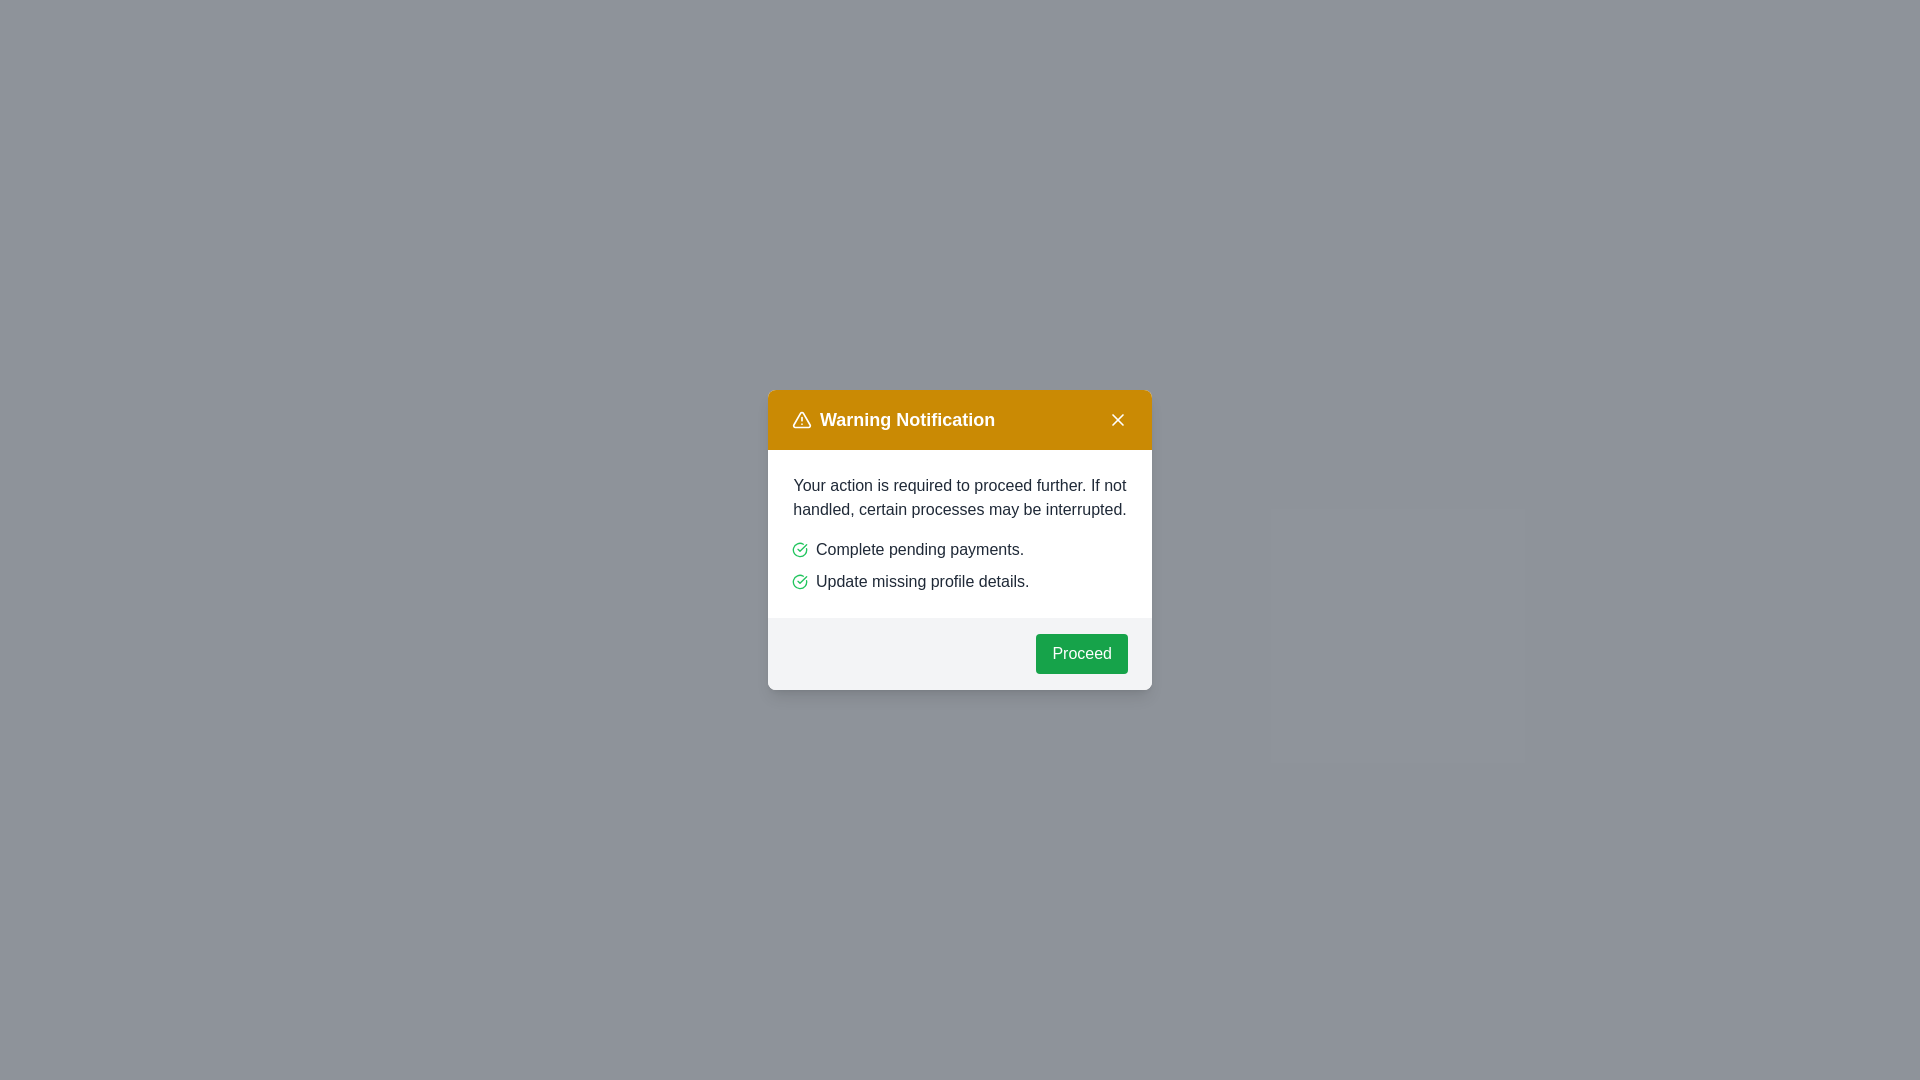 The width and height of the screenshot is (1920, 1080). What do you see at coordinates (960, 550) in the screenshot?
I see `task description from the first item in the warning notification modal, which contains a green checkmark icon and the text 'Complete pending payments.'` at bounding box center [960, 550].